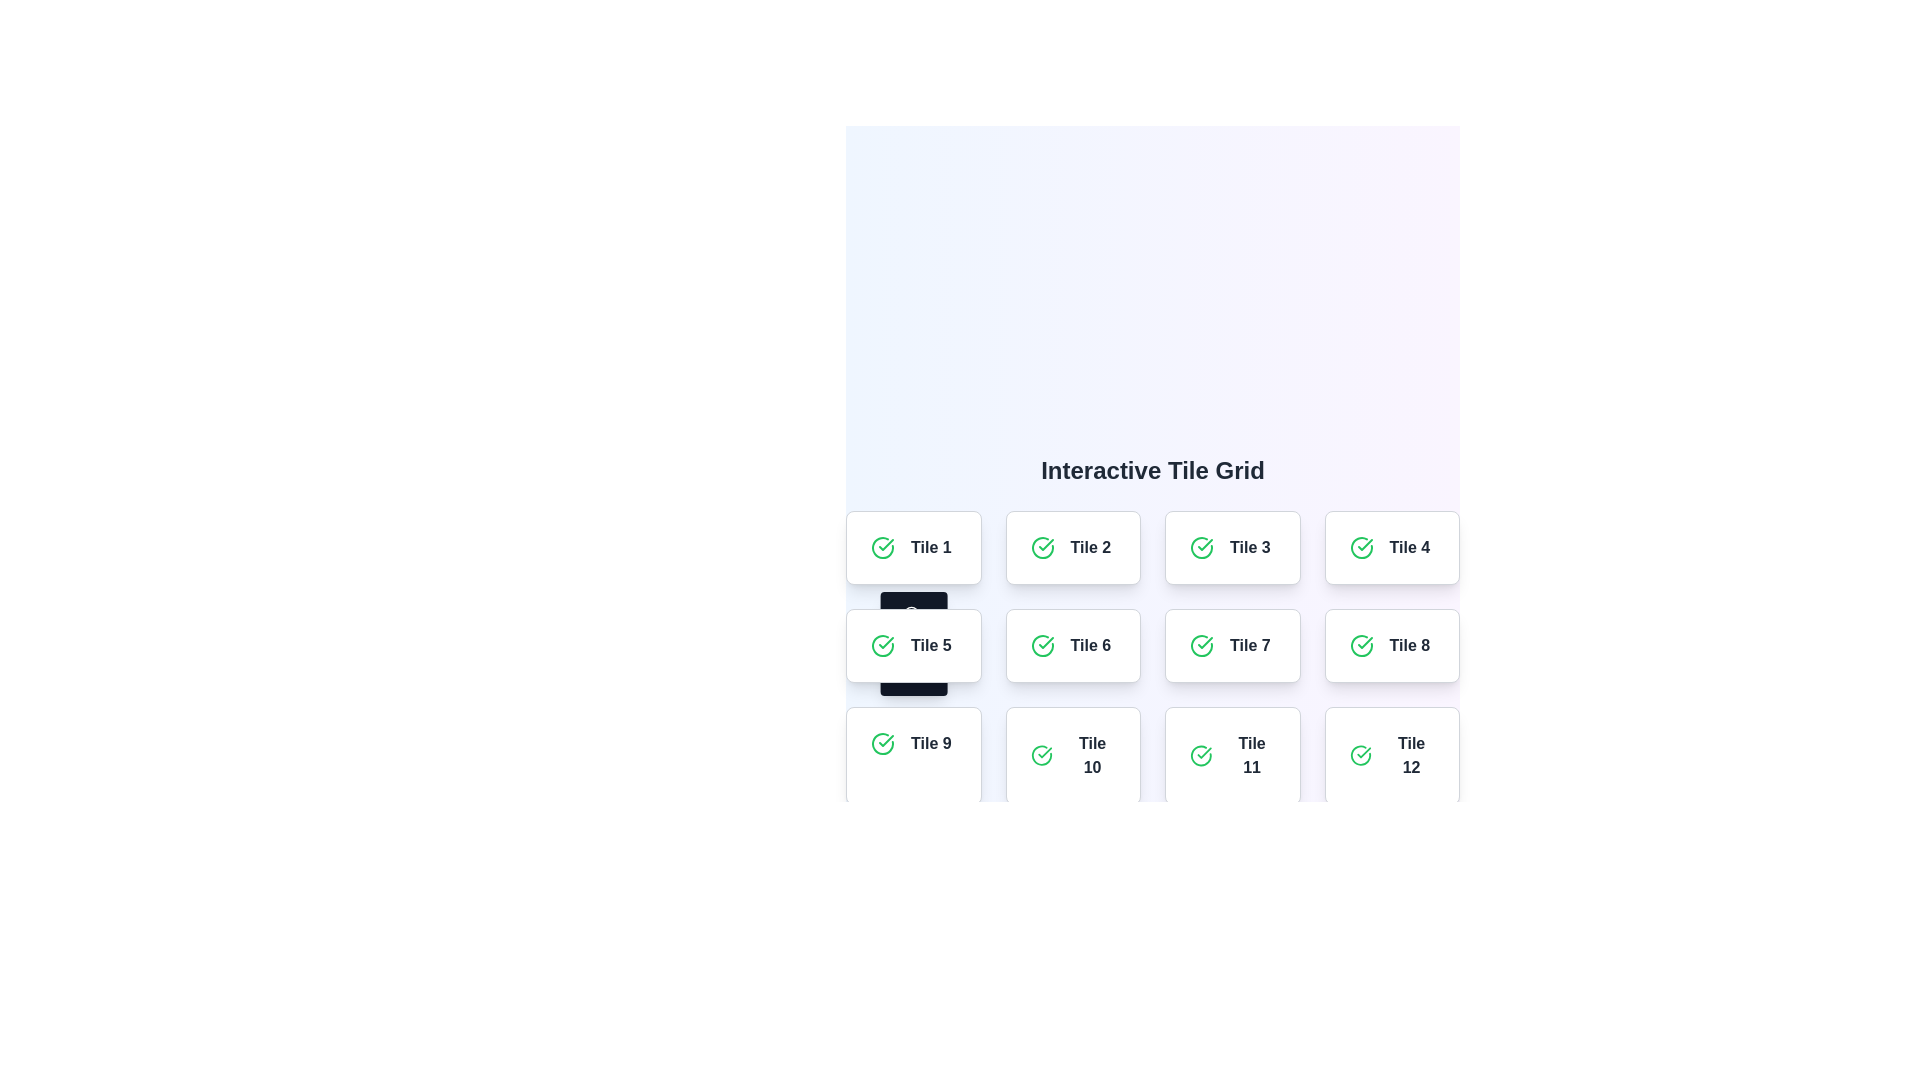 This screenshot has height=1080, width=1920. Describe the element at coordinates (882, 744) in the screenshot. I see `the circular checkmark icon with a green stroke located in the ninth tile of the third row of the interactive grid` at that location.